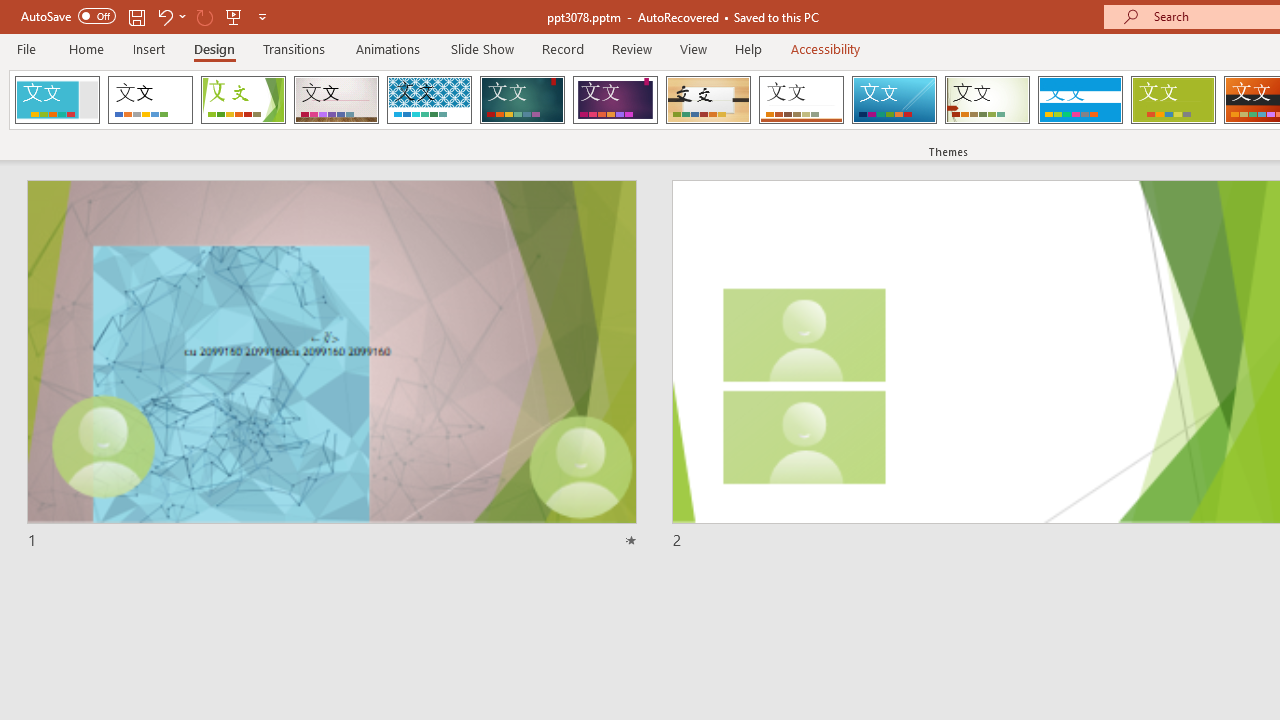 The width and height of the screenshot is (1280, 720). Describe the element at coordinates (1079, 100) in the screenshot. I see `'Banded'` at that location.